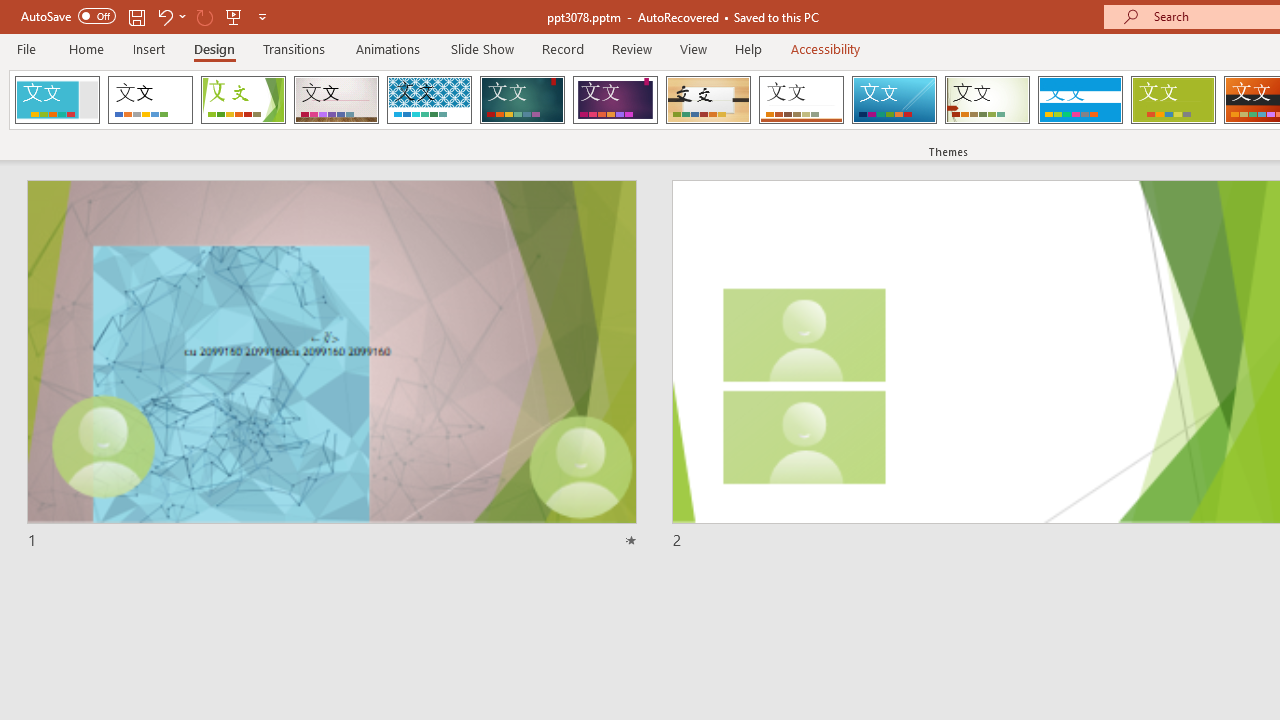 The width and height of the screenshot is (1280, 720). Describe the element at coordinates (1079, 100) in the screenshot. I see `'Banded'` at that location.